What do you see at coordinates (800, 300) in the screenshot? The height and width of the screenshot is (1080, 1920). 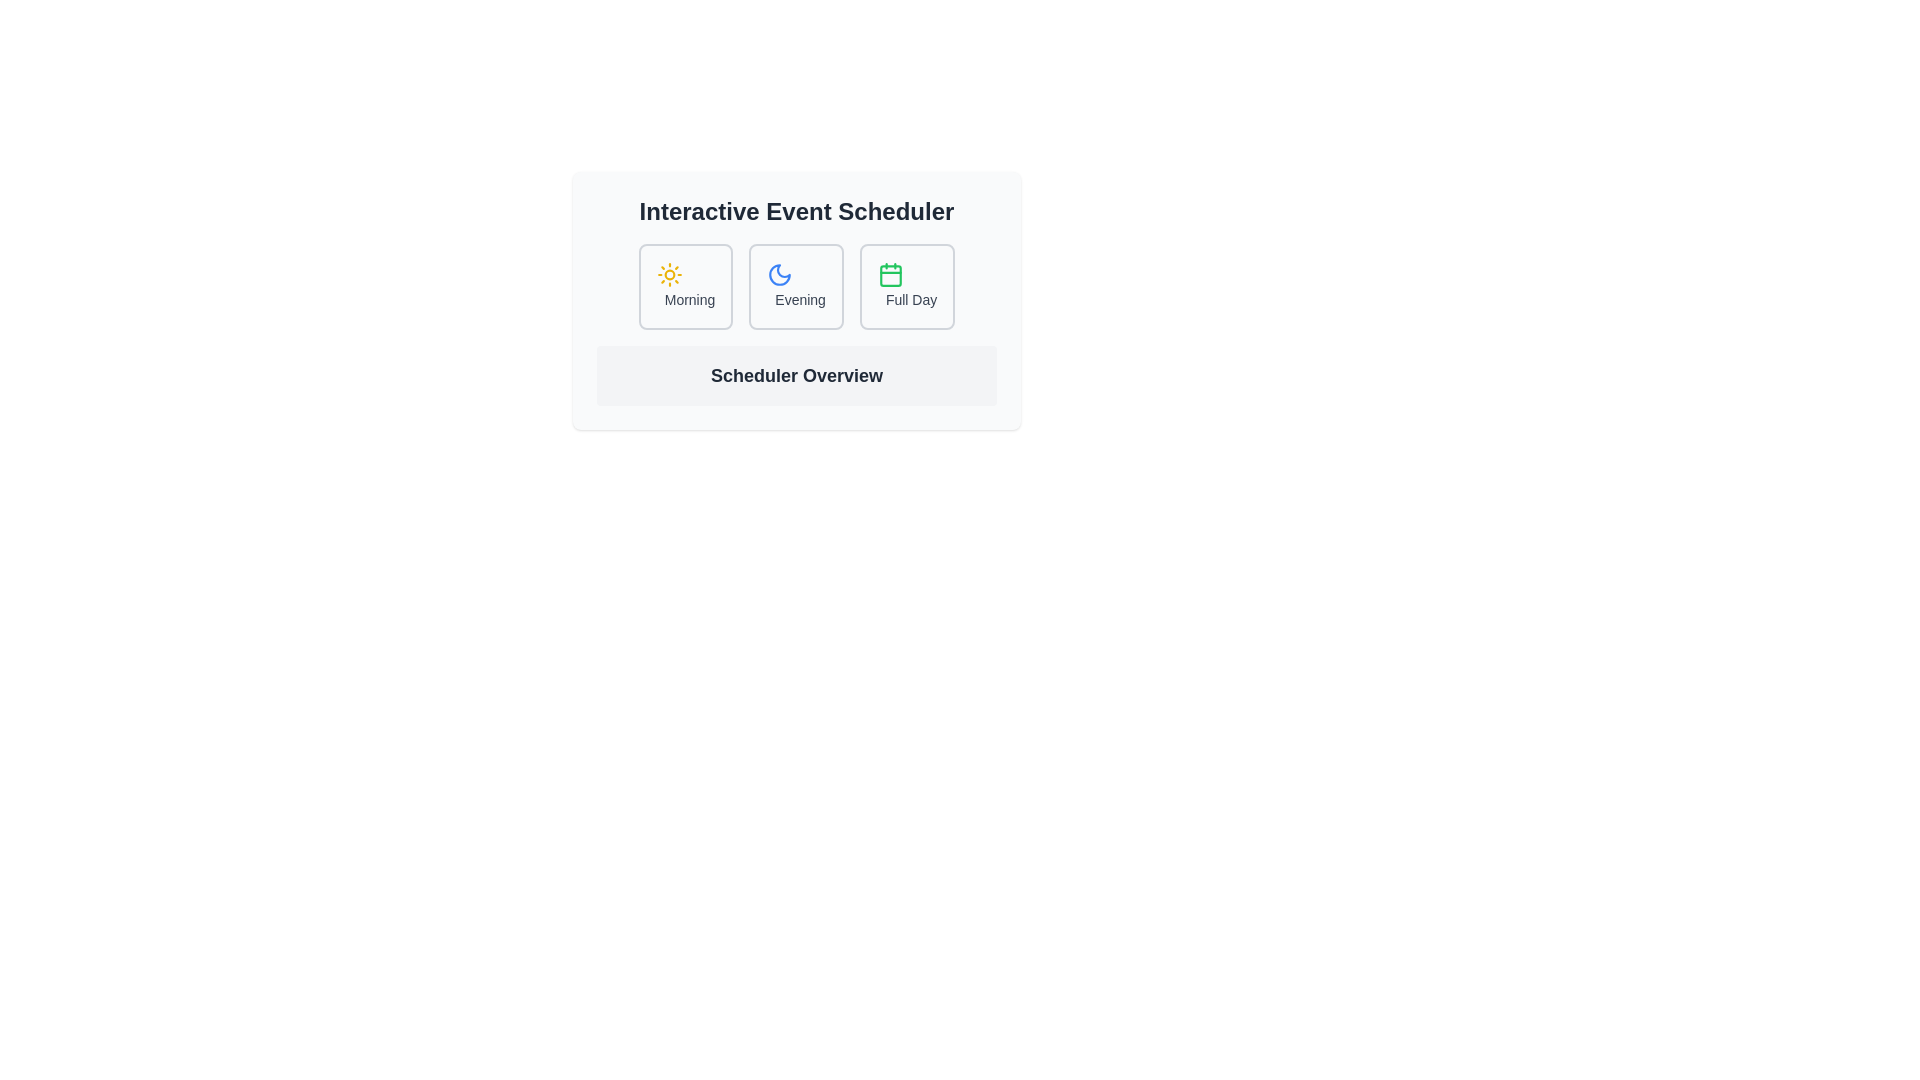 I see `the 'Evening' text label, which is displayed in small gray font within a bordered rectangular area, located beneath a moon icon in the scheduling interface` at bounding box center [800, 300].